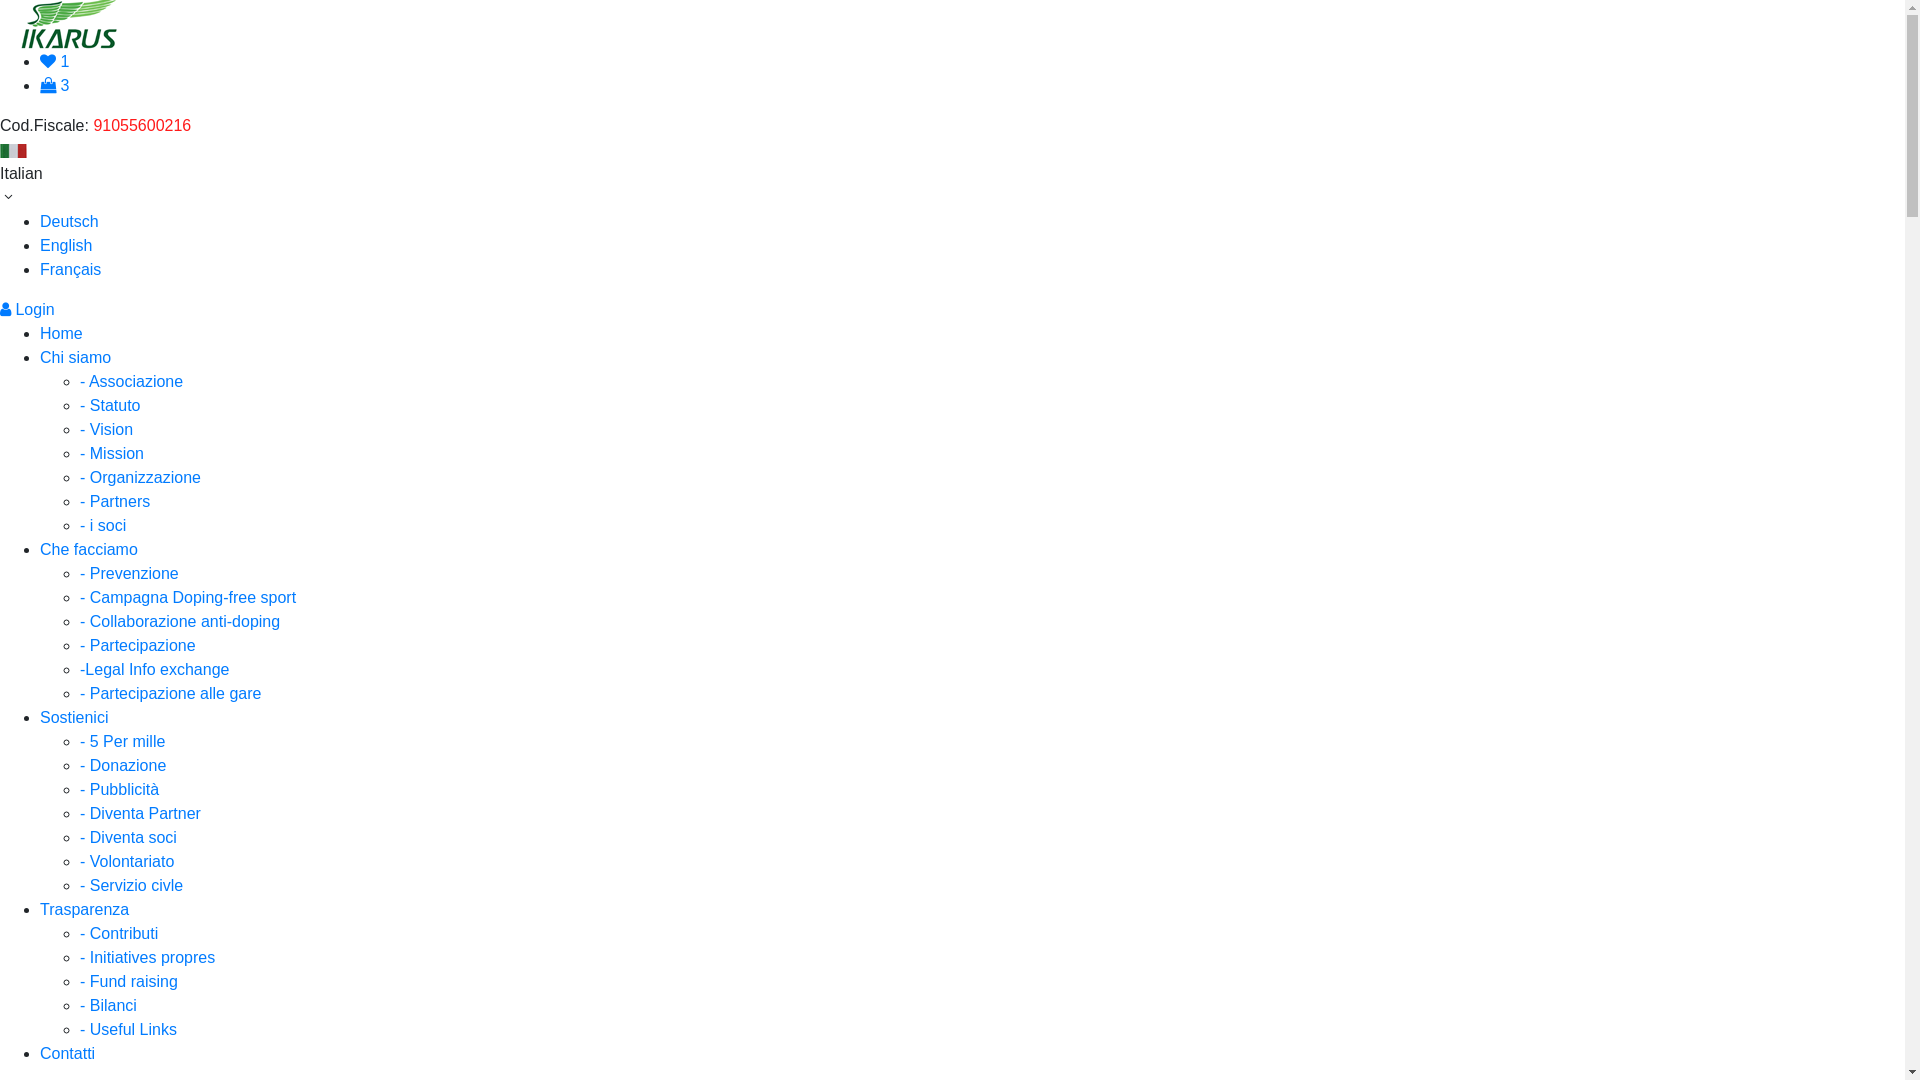 This screenshot has width=1920, height=1080. Describe the element at coordinates (121, 741) in the screenshot. I see `'- 5 Per mille'` at that location.